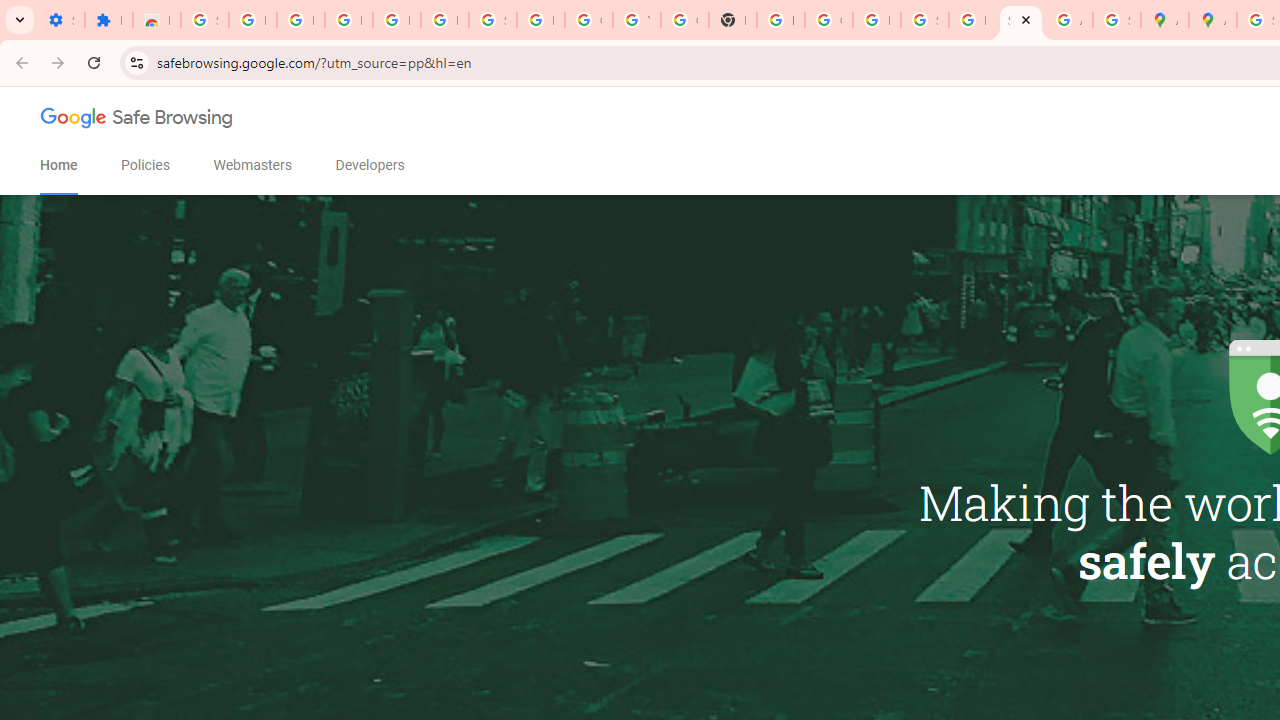  What do you see at coordinates (136, 121) in the screenshot?
I see `'Google Safe Browsing'` at bounding box center [136, 121].